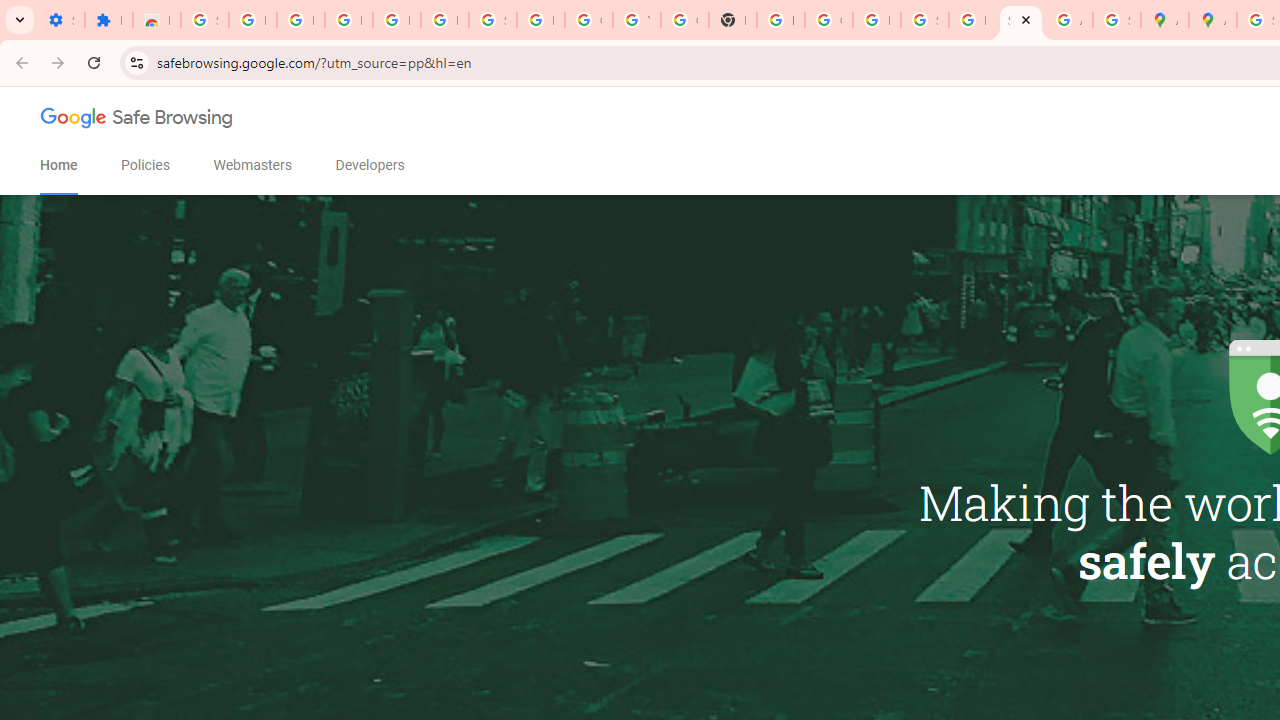  What do you see at coordinates (136, 121) in the screenshot?
I see `'Google Safe Browsing'` at bounding box center [136, 121].